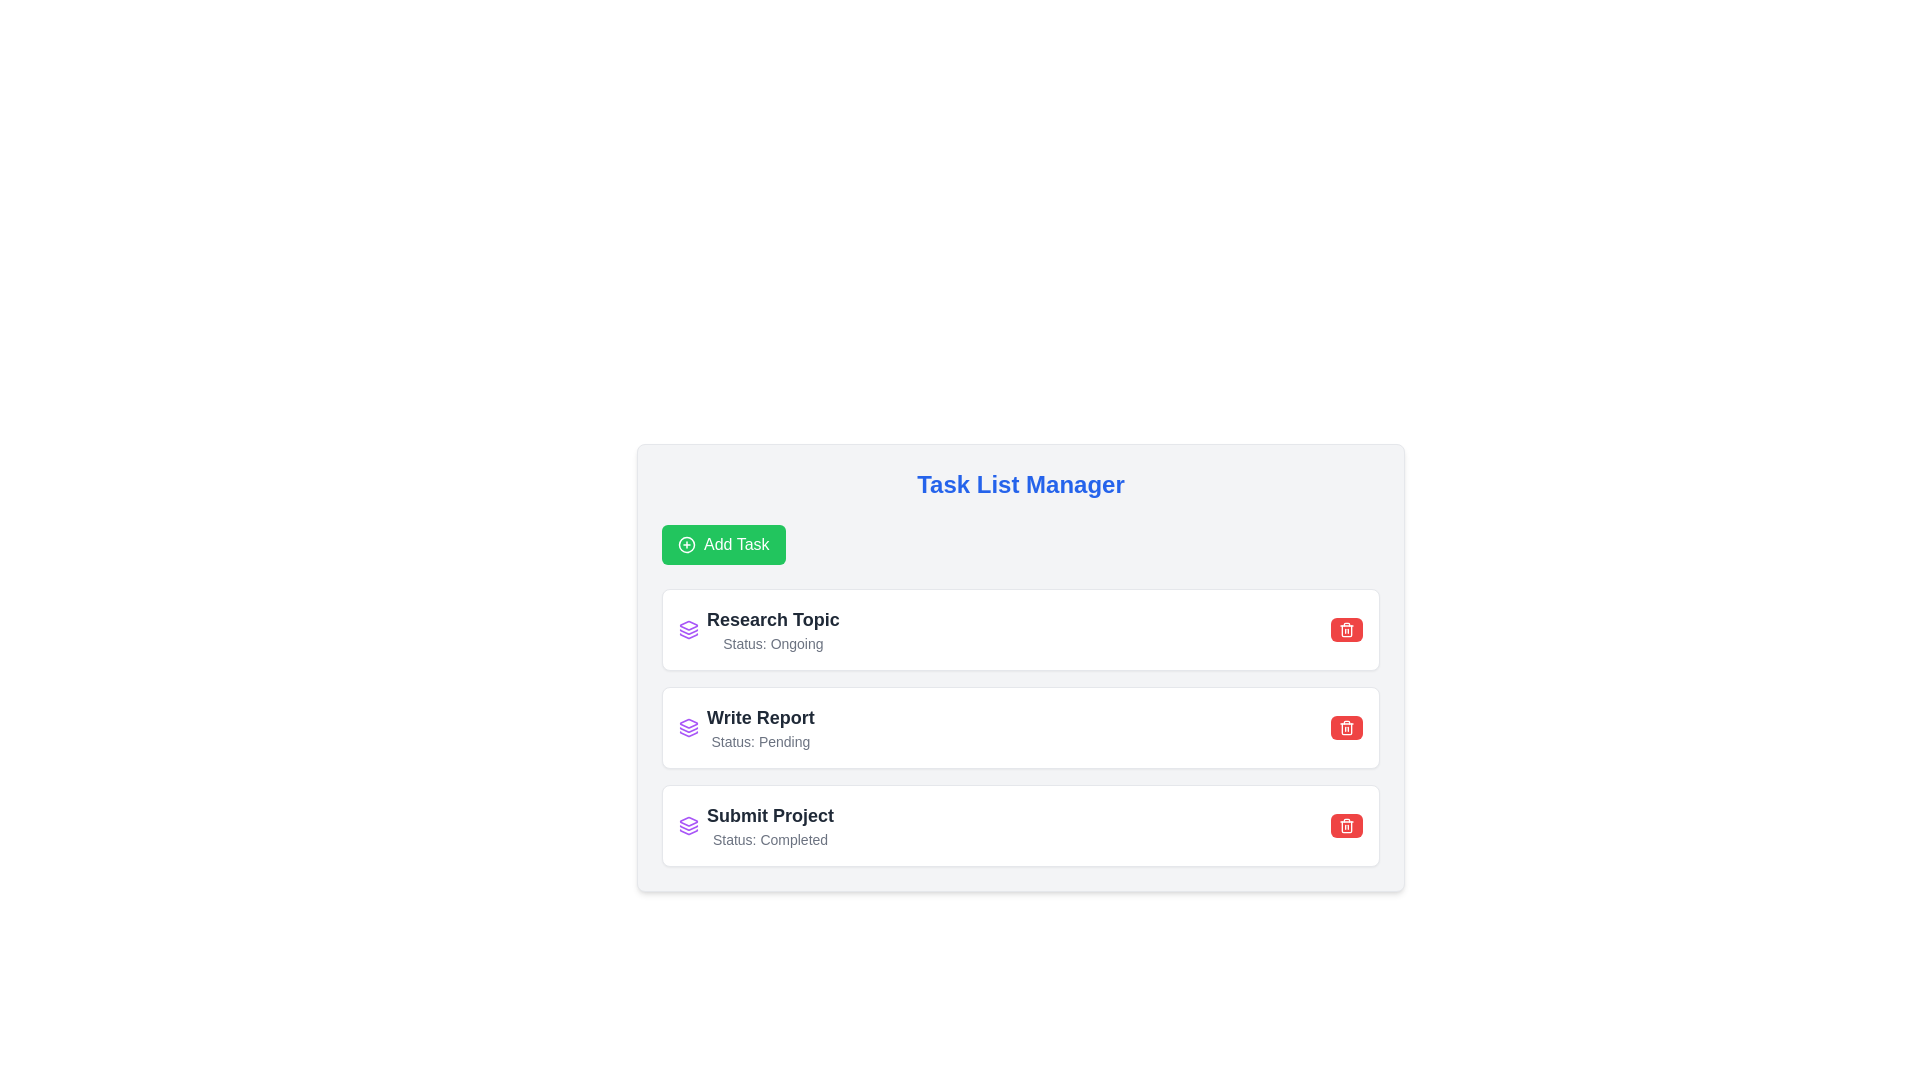  What do you see at coordinates (745, 728) in the screenshot?
I see `the task element titled 'Write Report' which displays its status as 'Pending'. This element is the second item in a vertical list within a task management interface` at bounding box center [745, 728].